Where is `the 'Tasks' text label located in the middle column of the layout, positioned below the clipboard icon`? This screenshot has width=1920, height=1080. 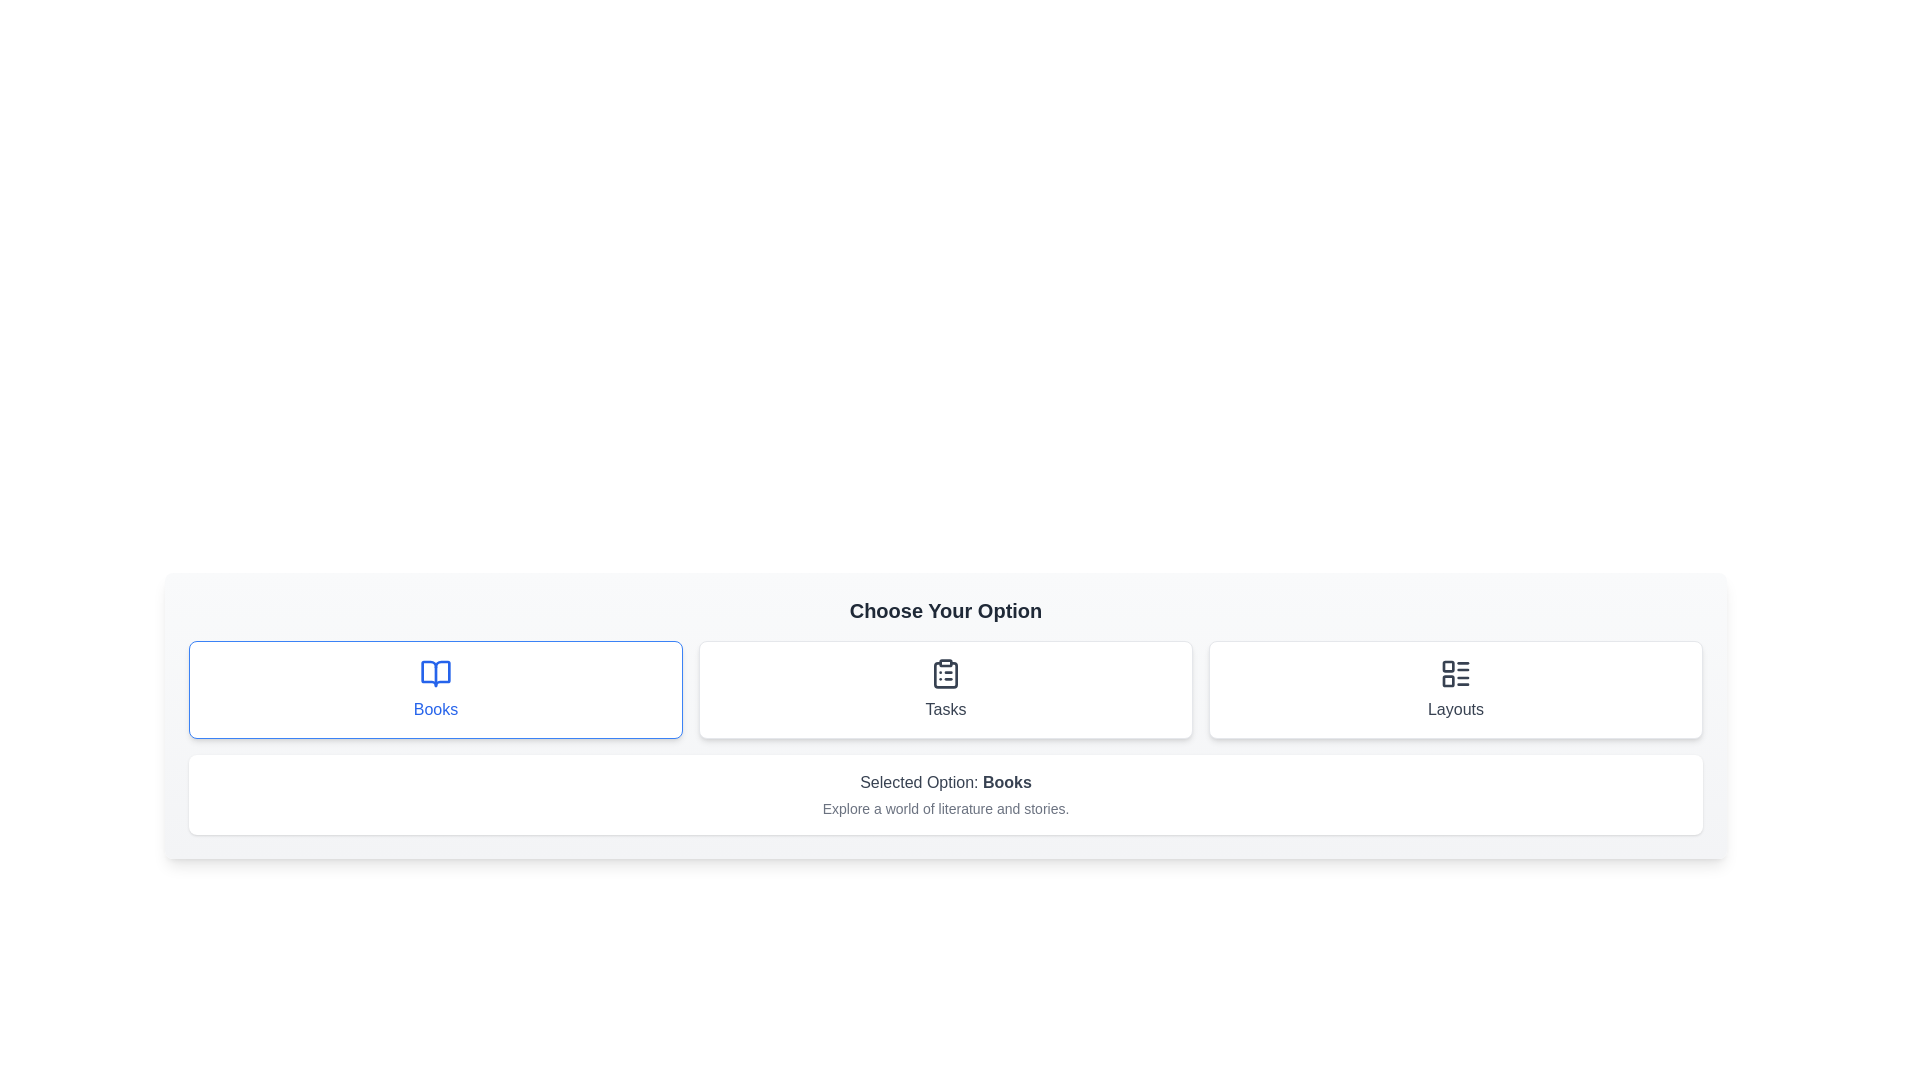
the 'Tasks' text label located in the middle column of the layout, positioned below the clipboard icon is located at coordinates (944, 708).